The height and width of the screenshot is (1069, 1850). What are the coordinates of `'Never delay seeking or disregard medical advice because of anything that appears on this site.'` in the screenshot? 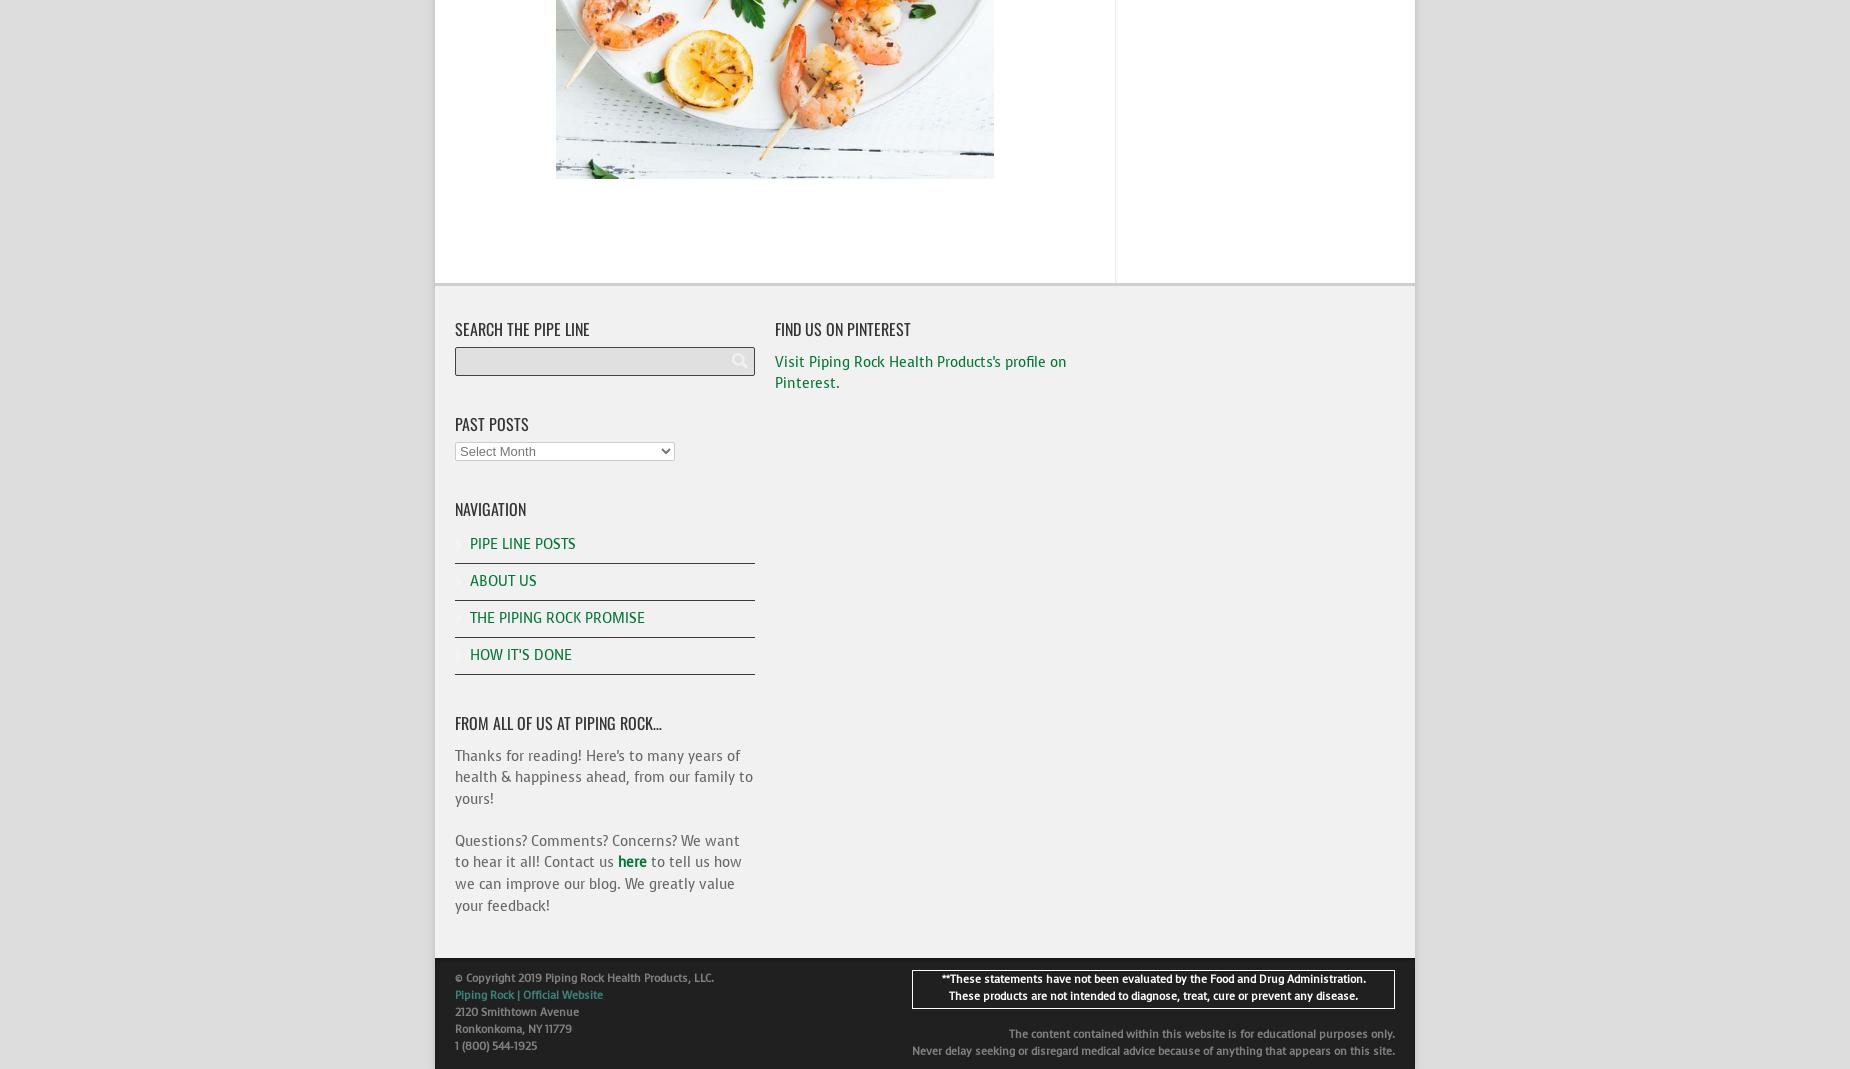 It's located at (912, 1050).